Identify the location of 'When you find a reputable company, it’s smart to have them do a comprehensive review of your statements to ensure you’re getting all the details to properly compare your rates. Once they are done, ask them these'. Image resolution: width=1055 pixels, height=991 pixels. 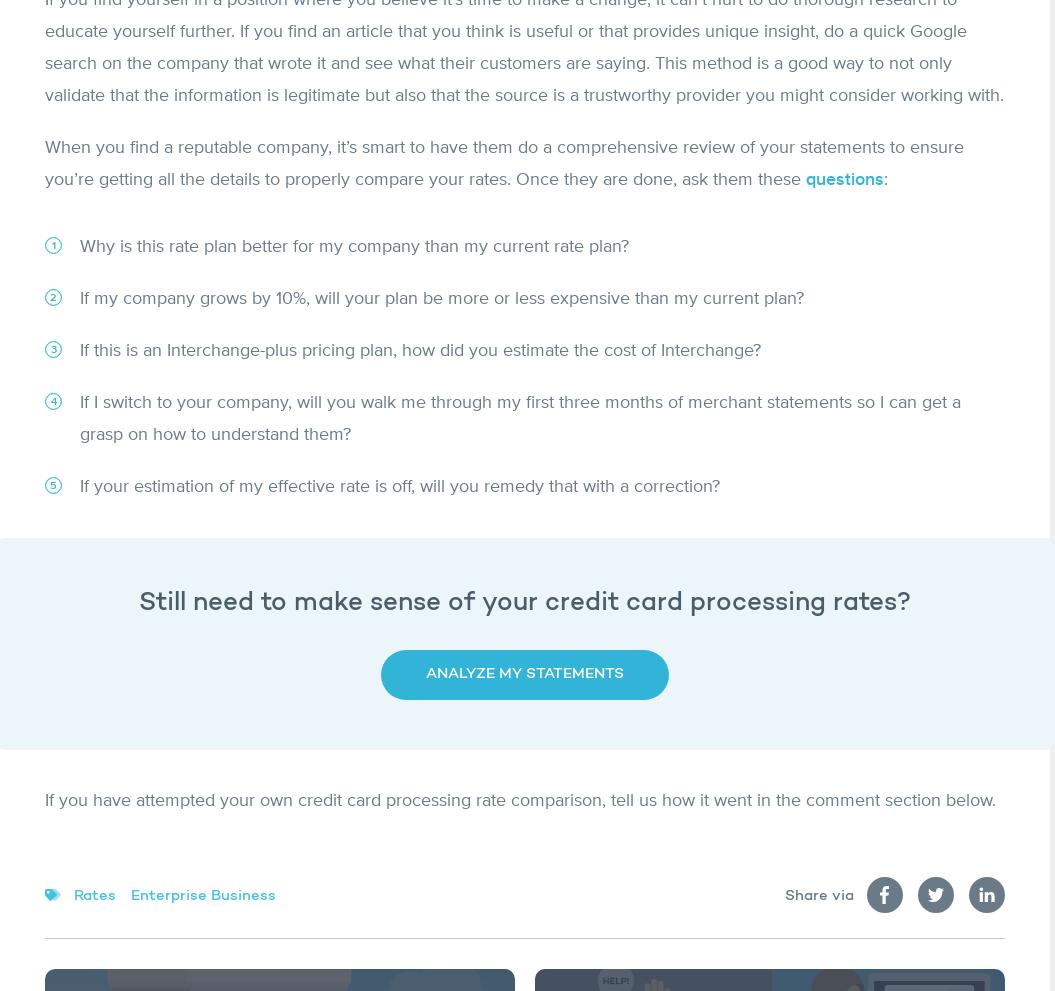
(504, 163).